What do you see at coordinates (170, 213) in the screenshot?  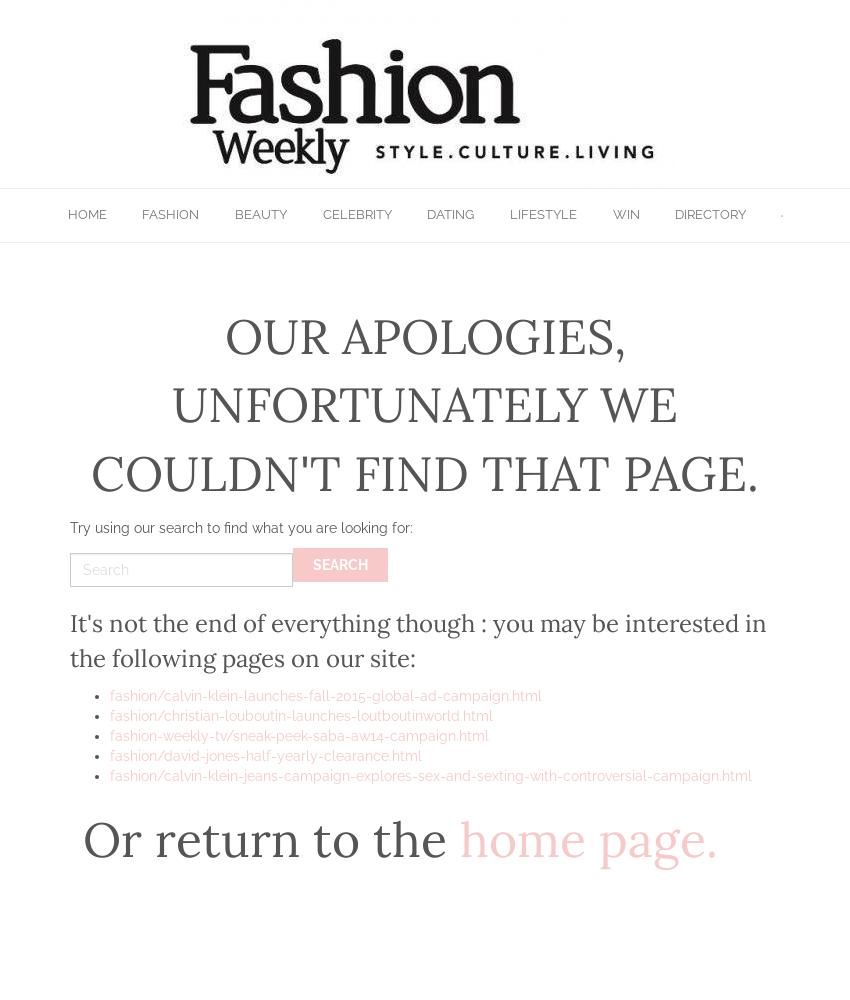 I see `'Fashion'` at bounding box center [170, 213].